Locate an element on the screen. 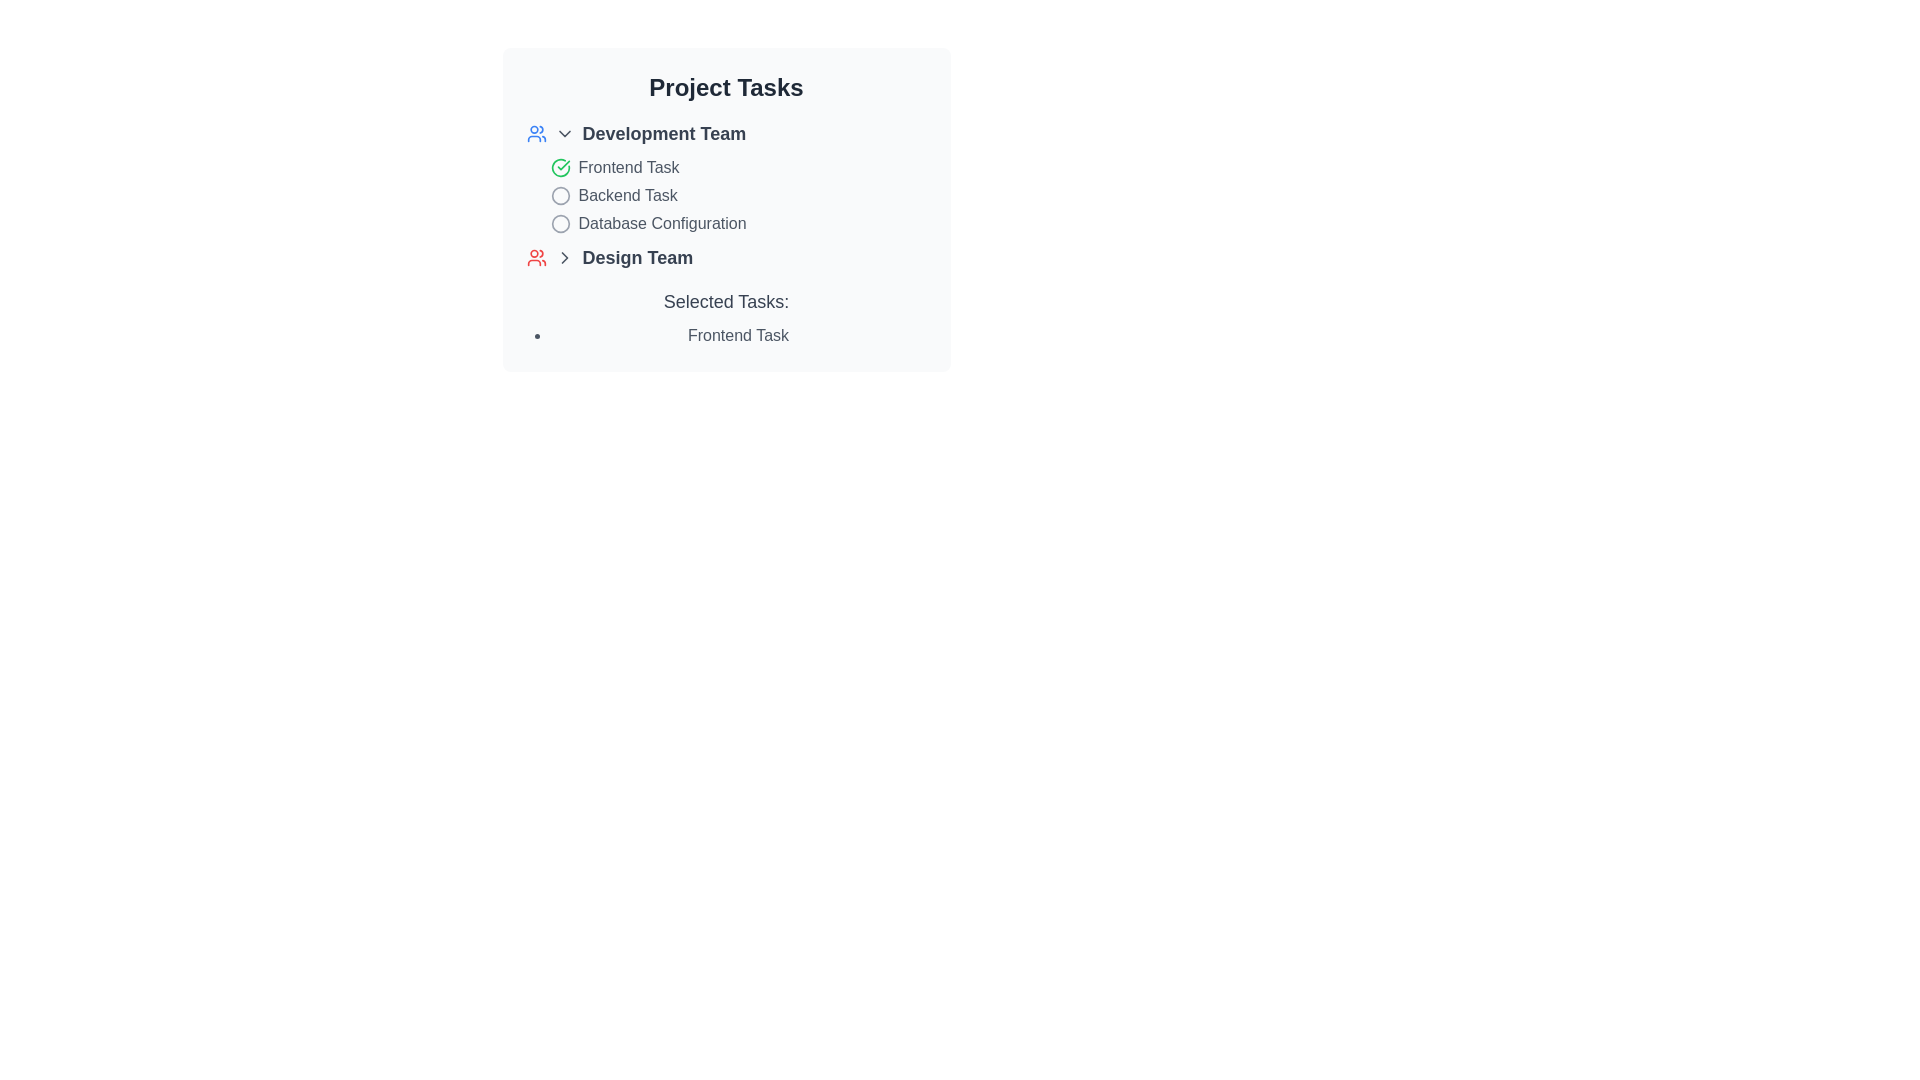  the gray outlined circle-shaped icon located to the left of the 'Database Configuration' text, which is the first visual component in the list under the 'Development Team' heading is located at coordinates (560, 223).